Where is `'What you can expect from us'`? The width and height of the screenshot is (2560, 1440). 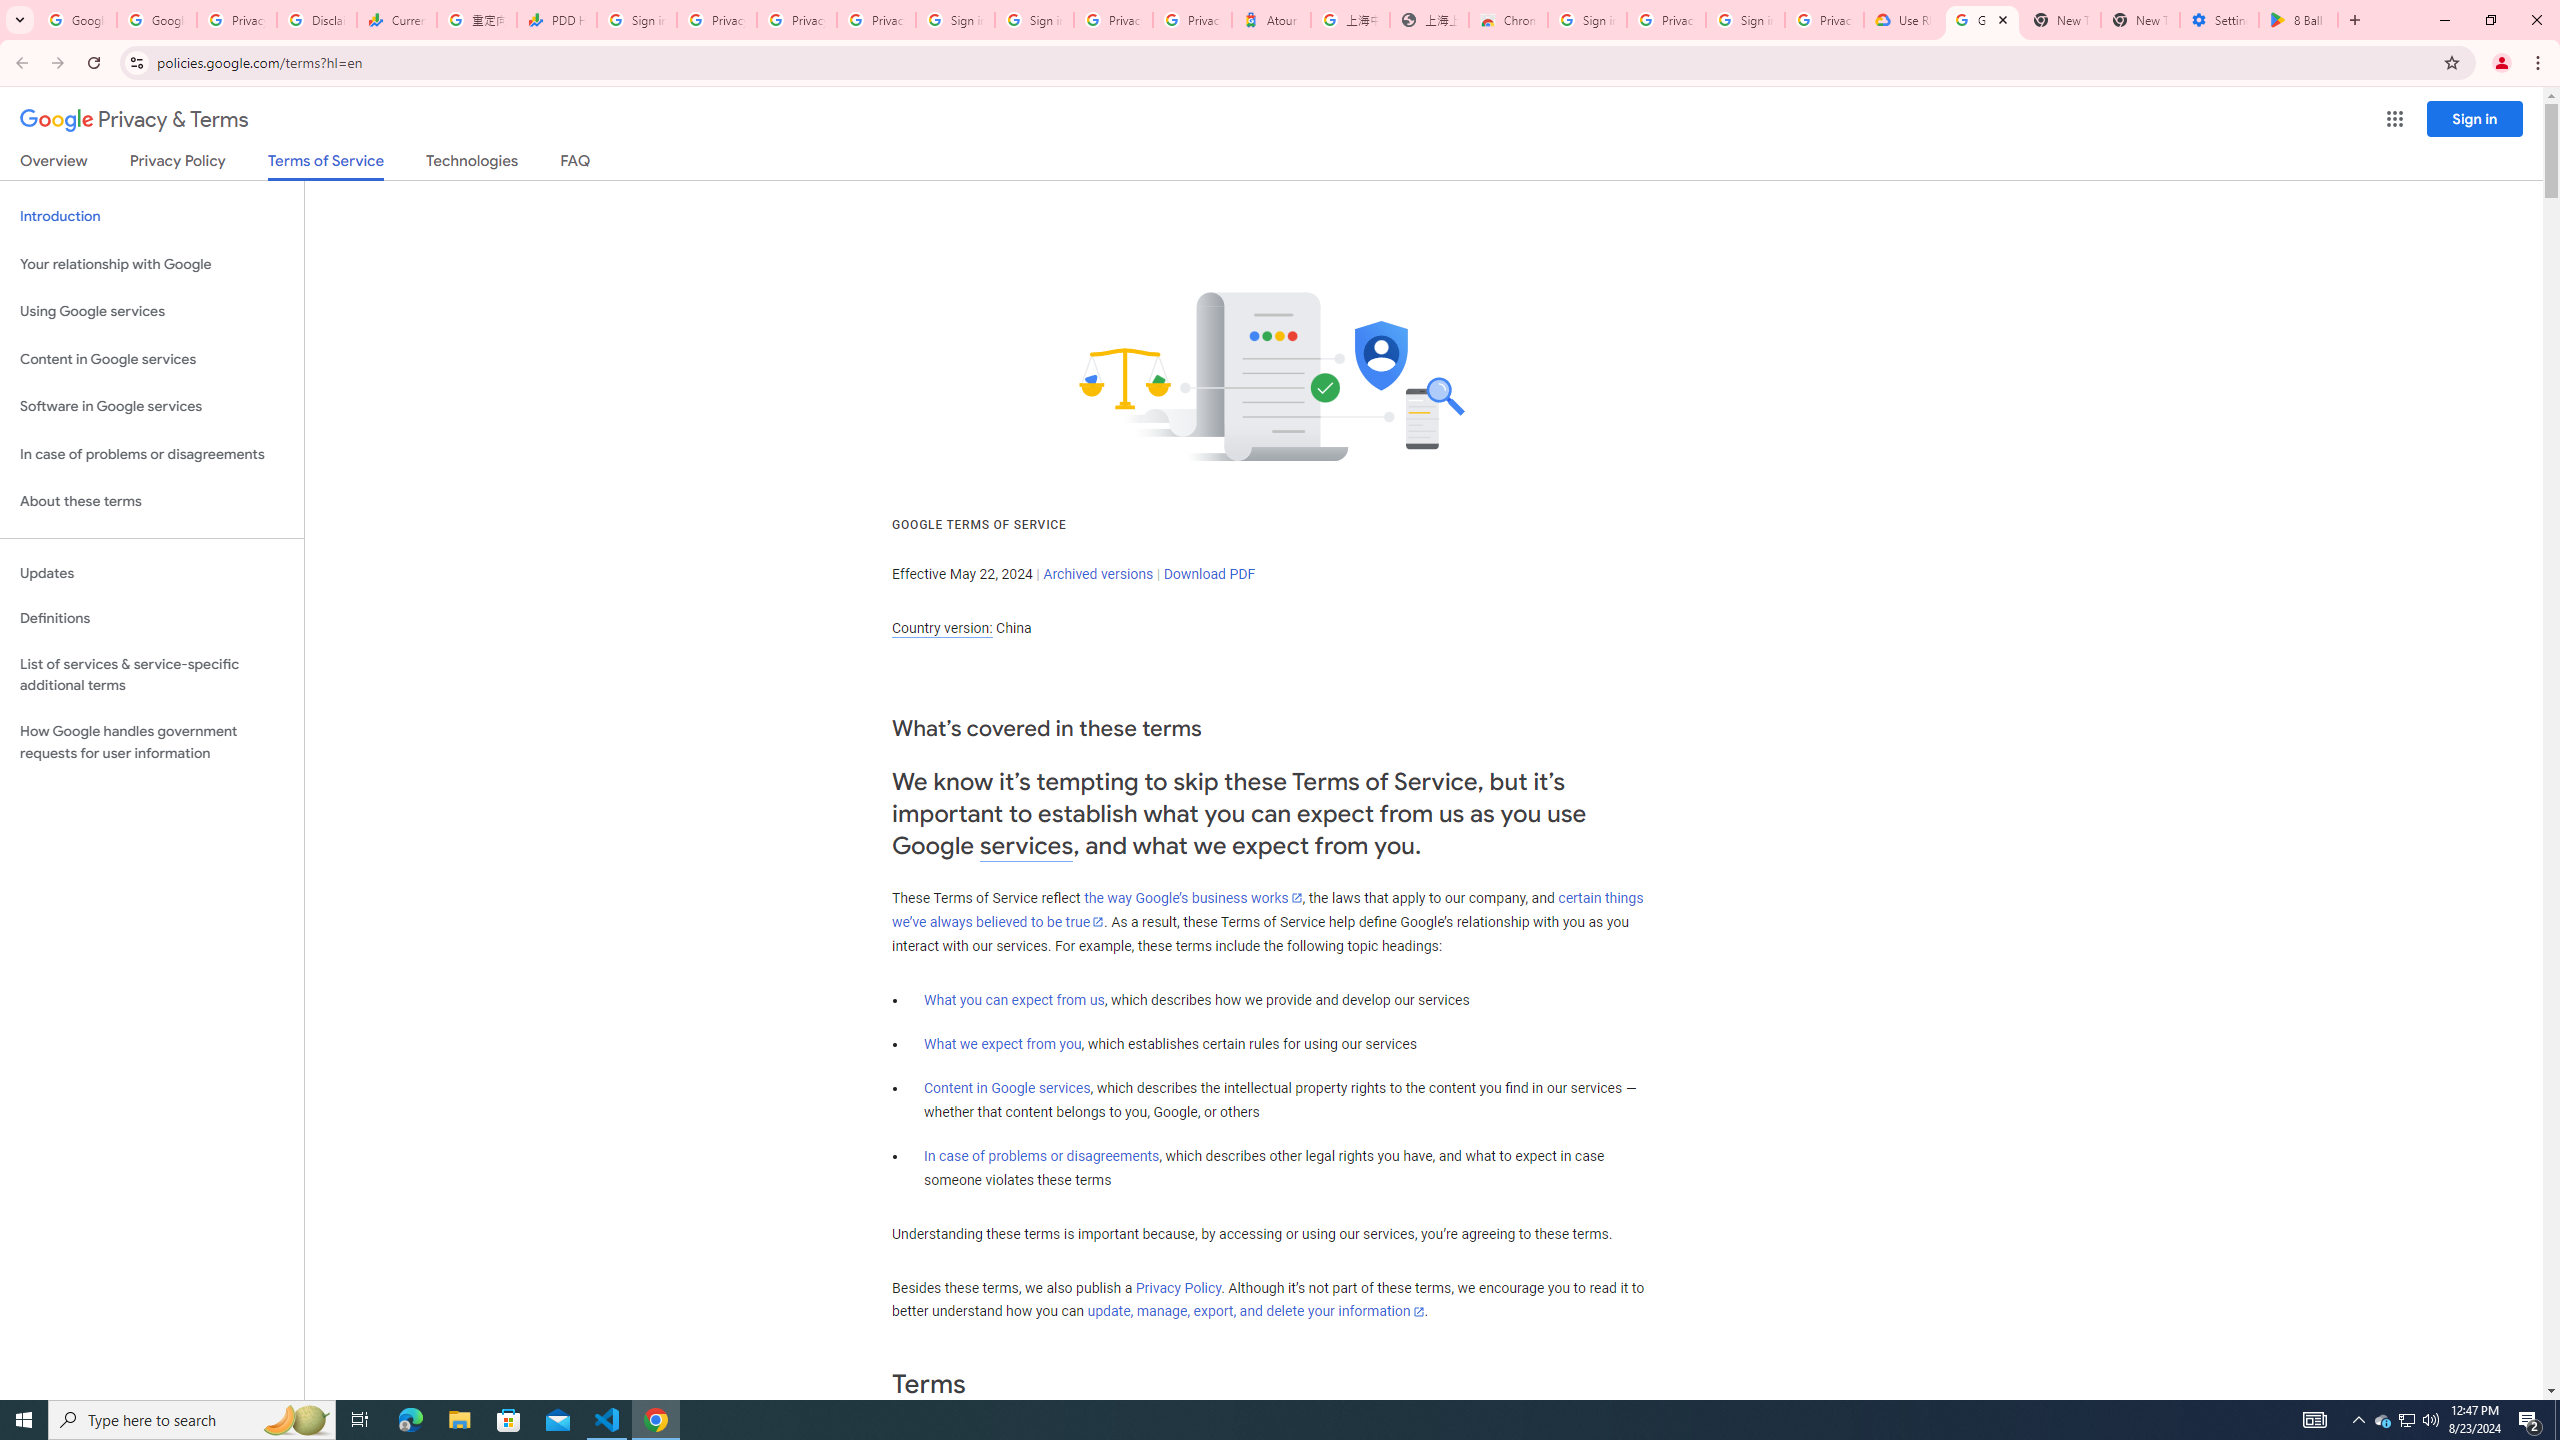
'What you can expect from us' is located at coordinates (1015, 999).